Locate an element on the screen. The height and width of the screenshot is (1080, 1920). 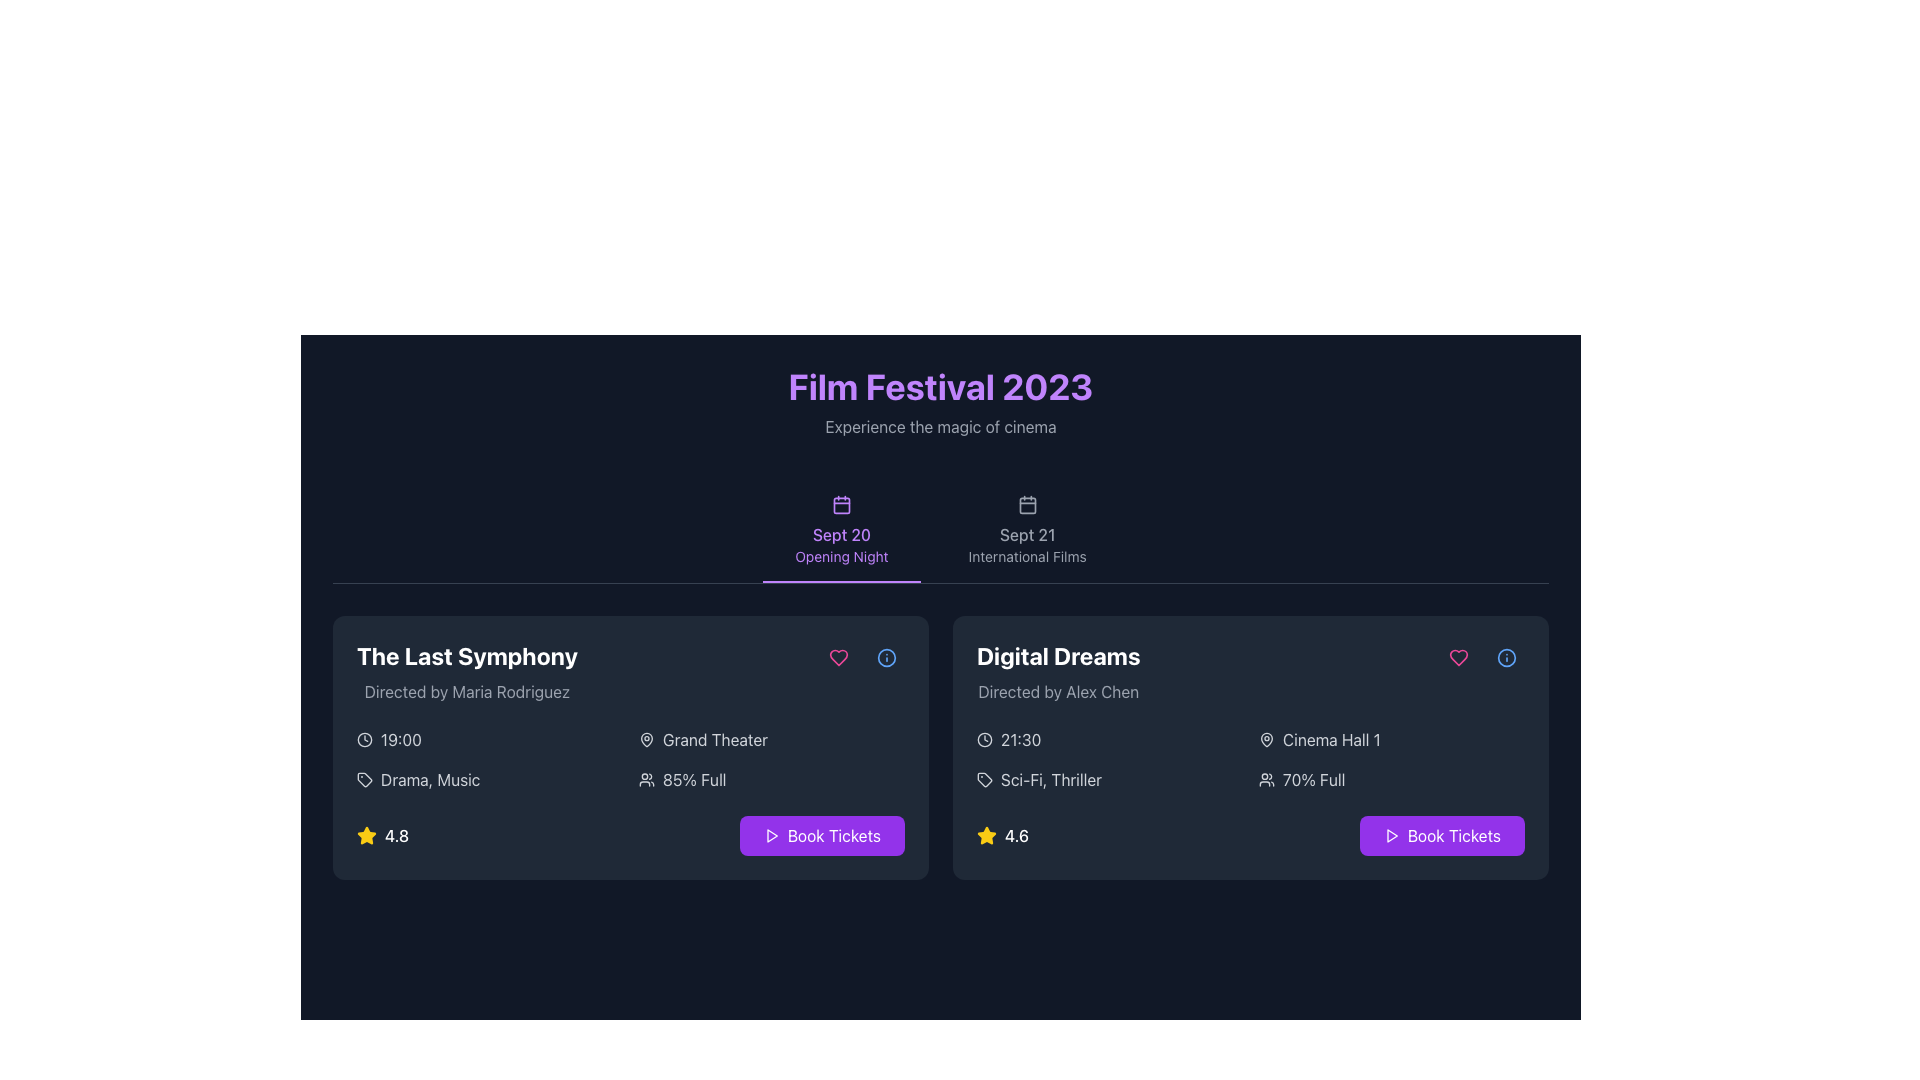
the tag icon located at the top right corner of the 'Digital Dreams' card, which is a slanted rectangular shape with rounded corners and a dot near one of its corners is located at coordinates (364, 778).